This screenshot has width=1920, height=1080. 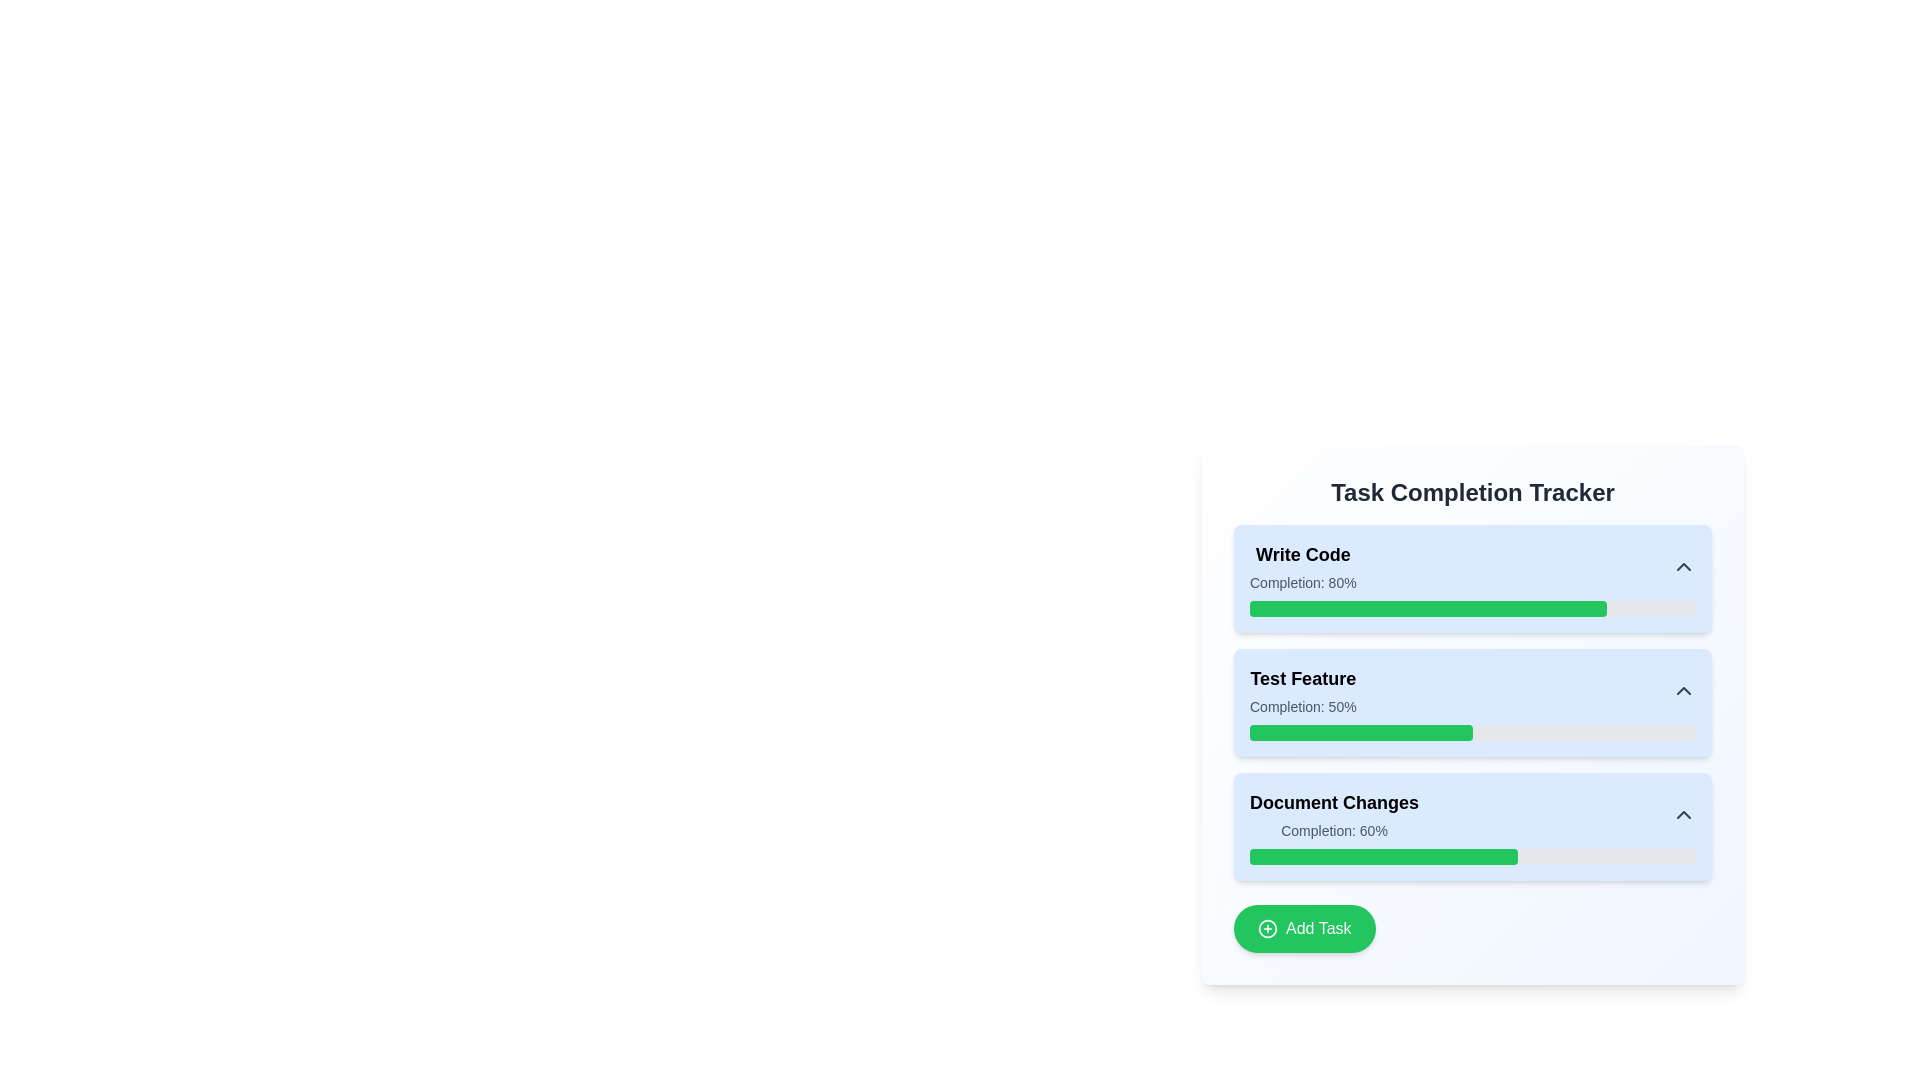 What do you see at coordinates (1360, 732) in the screenshot?
I see `the filled section of the progress bar representing 50% completion for the task labeled 'Test Feature' in the 'Task Completion Tracker'` at bounding box center [1360, 732].